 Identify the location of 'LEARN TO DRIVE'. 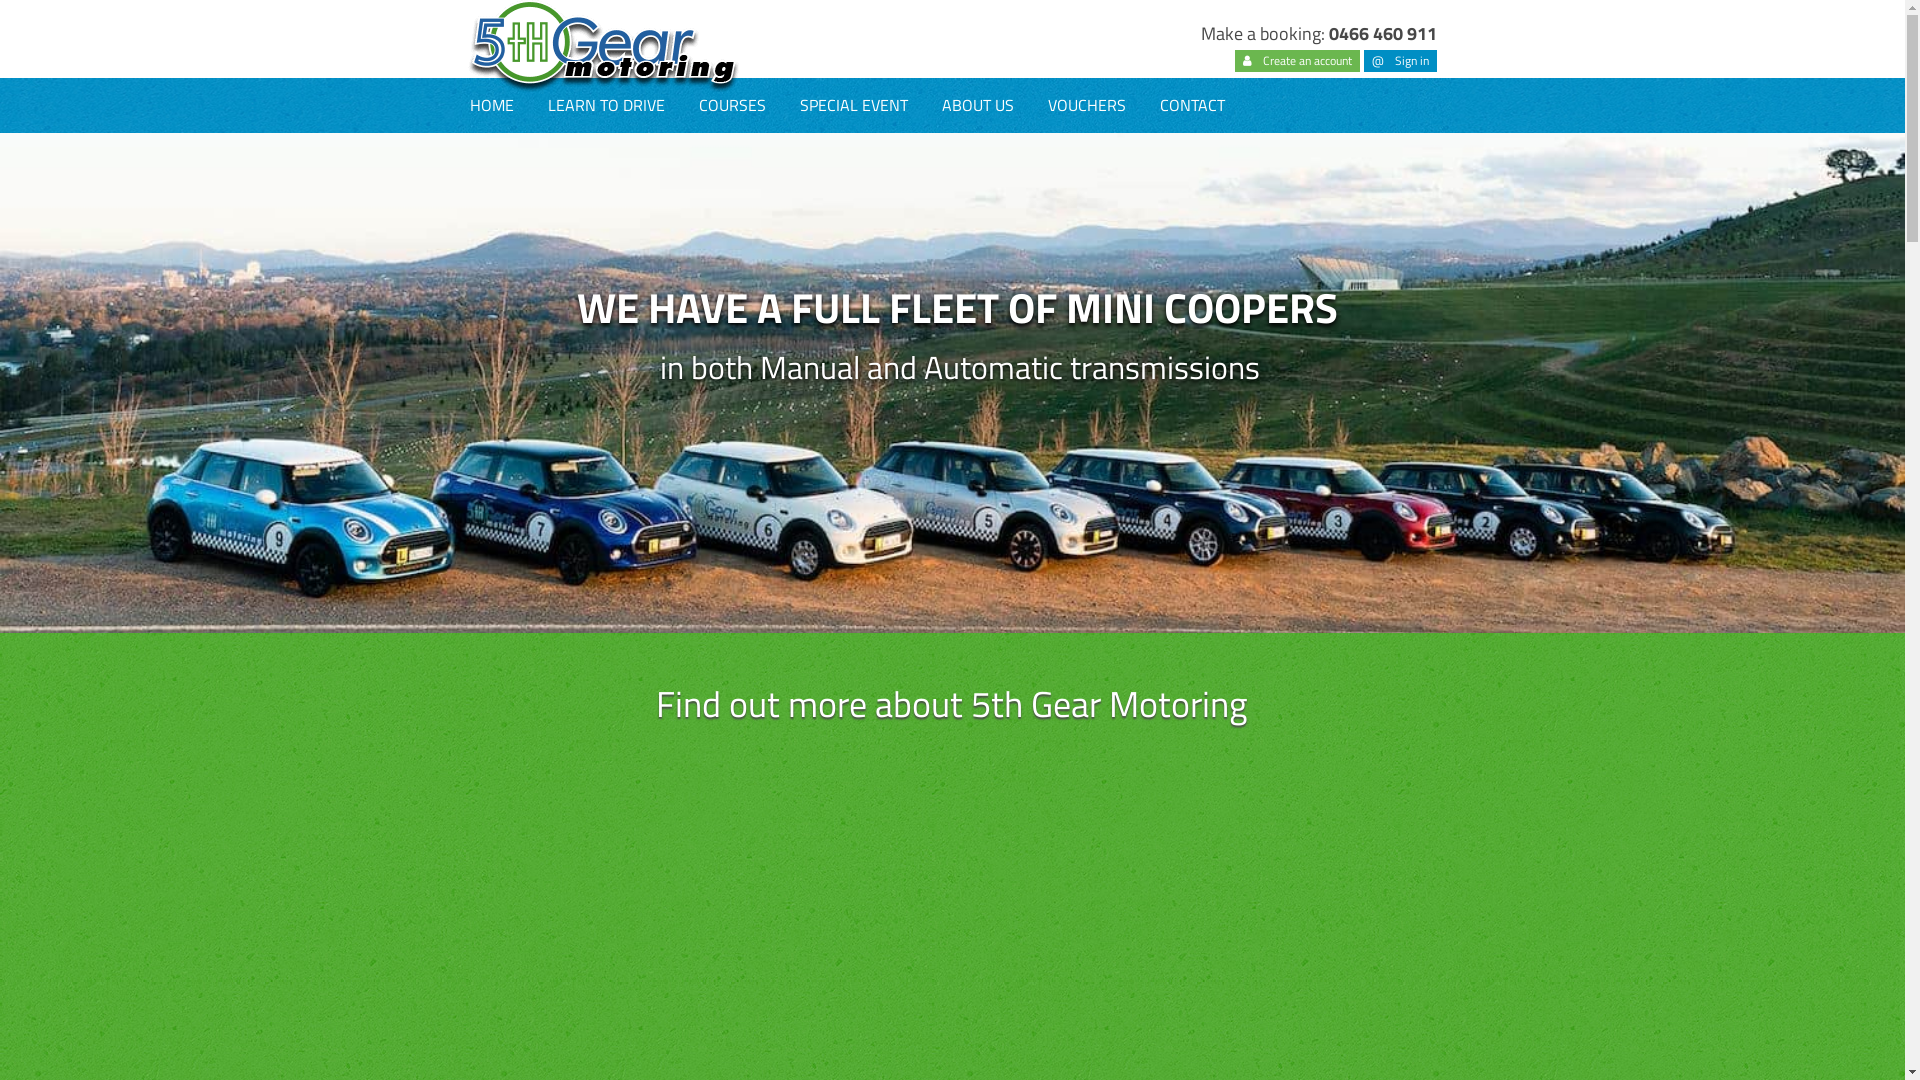
(529, 105).